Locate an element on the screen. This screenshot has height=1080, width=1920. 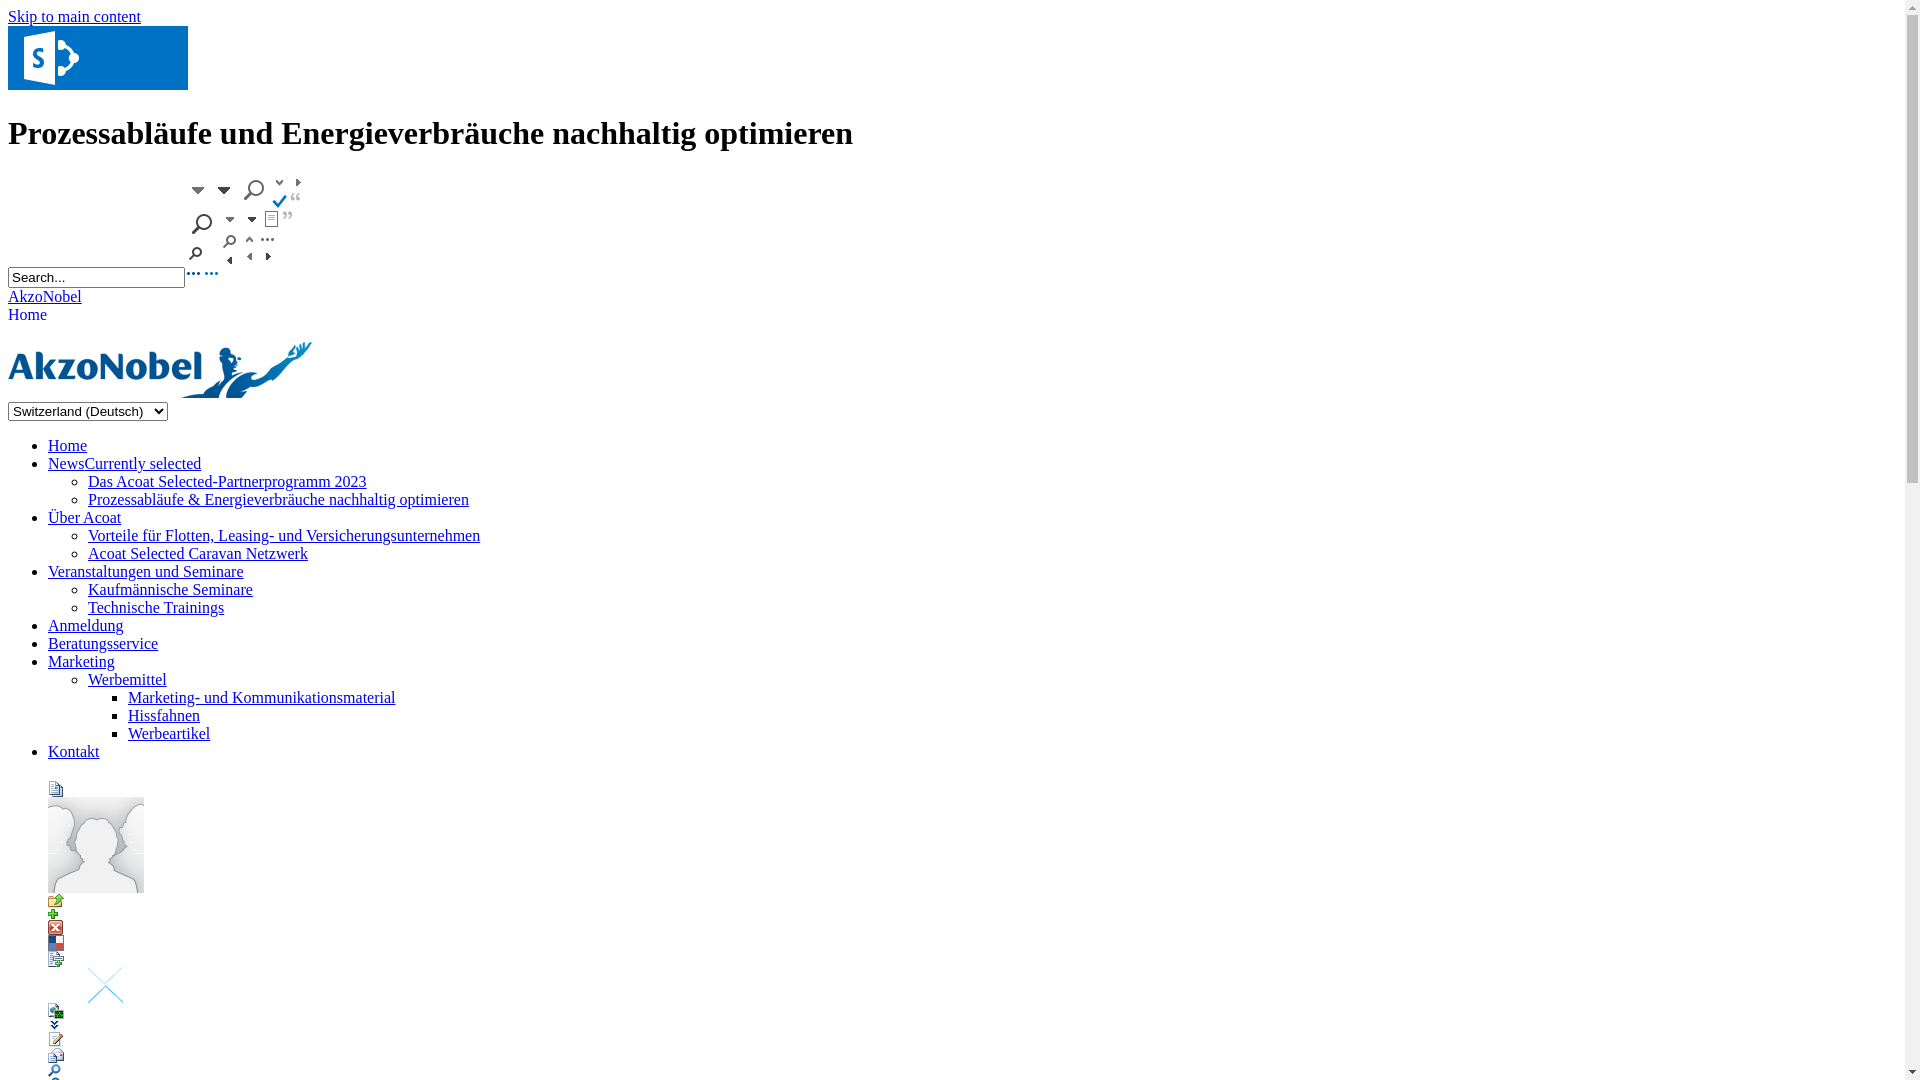
'AkzoNobel' is located at coordinates (44, 296).